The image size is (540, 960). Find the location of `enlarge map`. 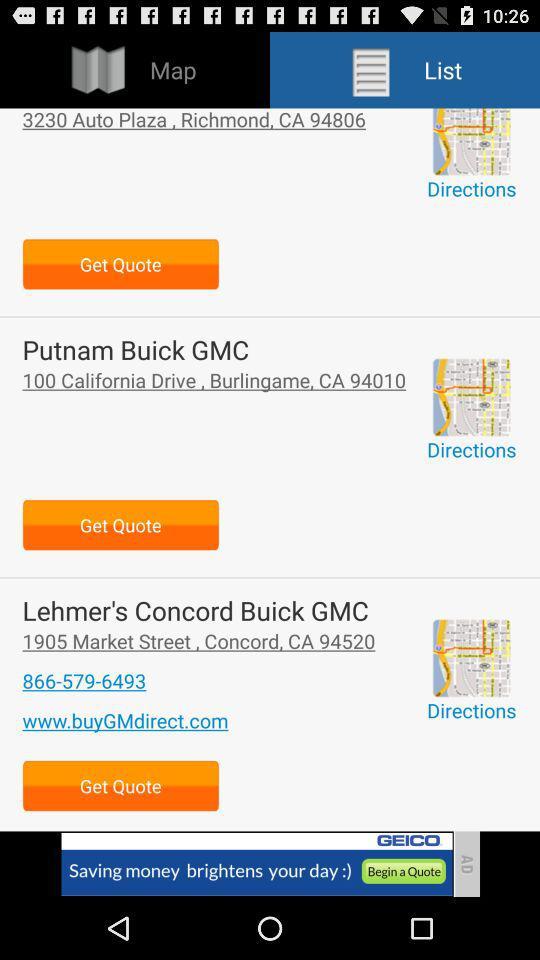

enlarge map is located at coordinates (471, 140).